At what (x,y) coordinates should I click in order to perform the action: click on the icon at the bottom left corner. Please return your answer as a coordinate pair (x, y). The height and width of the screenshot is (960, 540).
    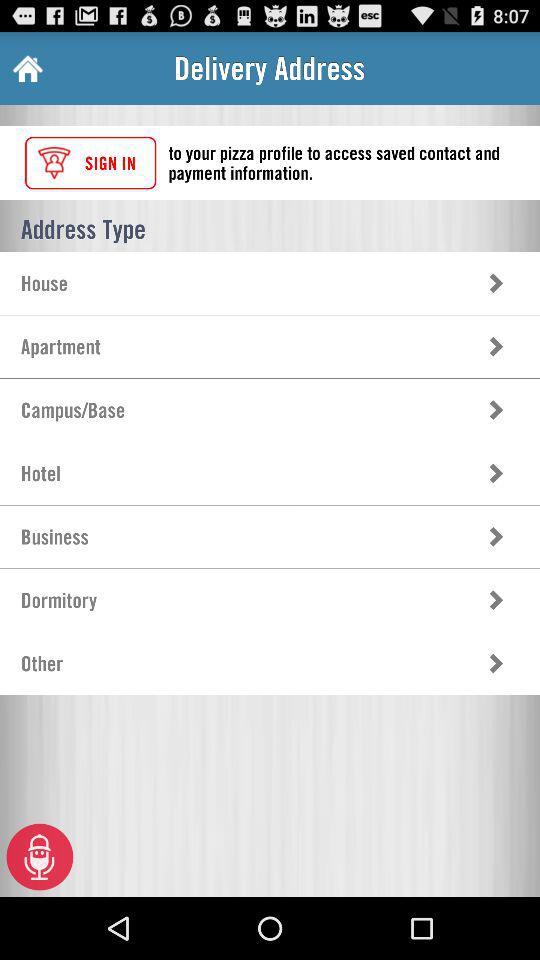
    Looking at the image, I should click on (40, 855).